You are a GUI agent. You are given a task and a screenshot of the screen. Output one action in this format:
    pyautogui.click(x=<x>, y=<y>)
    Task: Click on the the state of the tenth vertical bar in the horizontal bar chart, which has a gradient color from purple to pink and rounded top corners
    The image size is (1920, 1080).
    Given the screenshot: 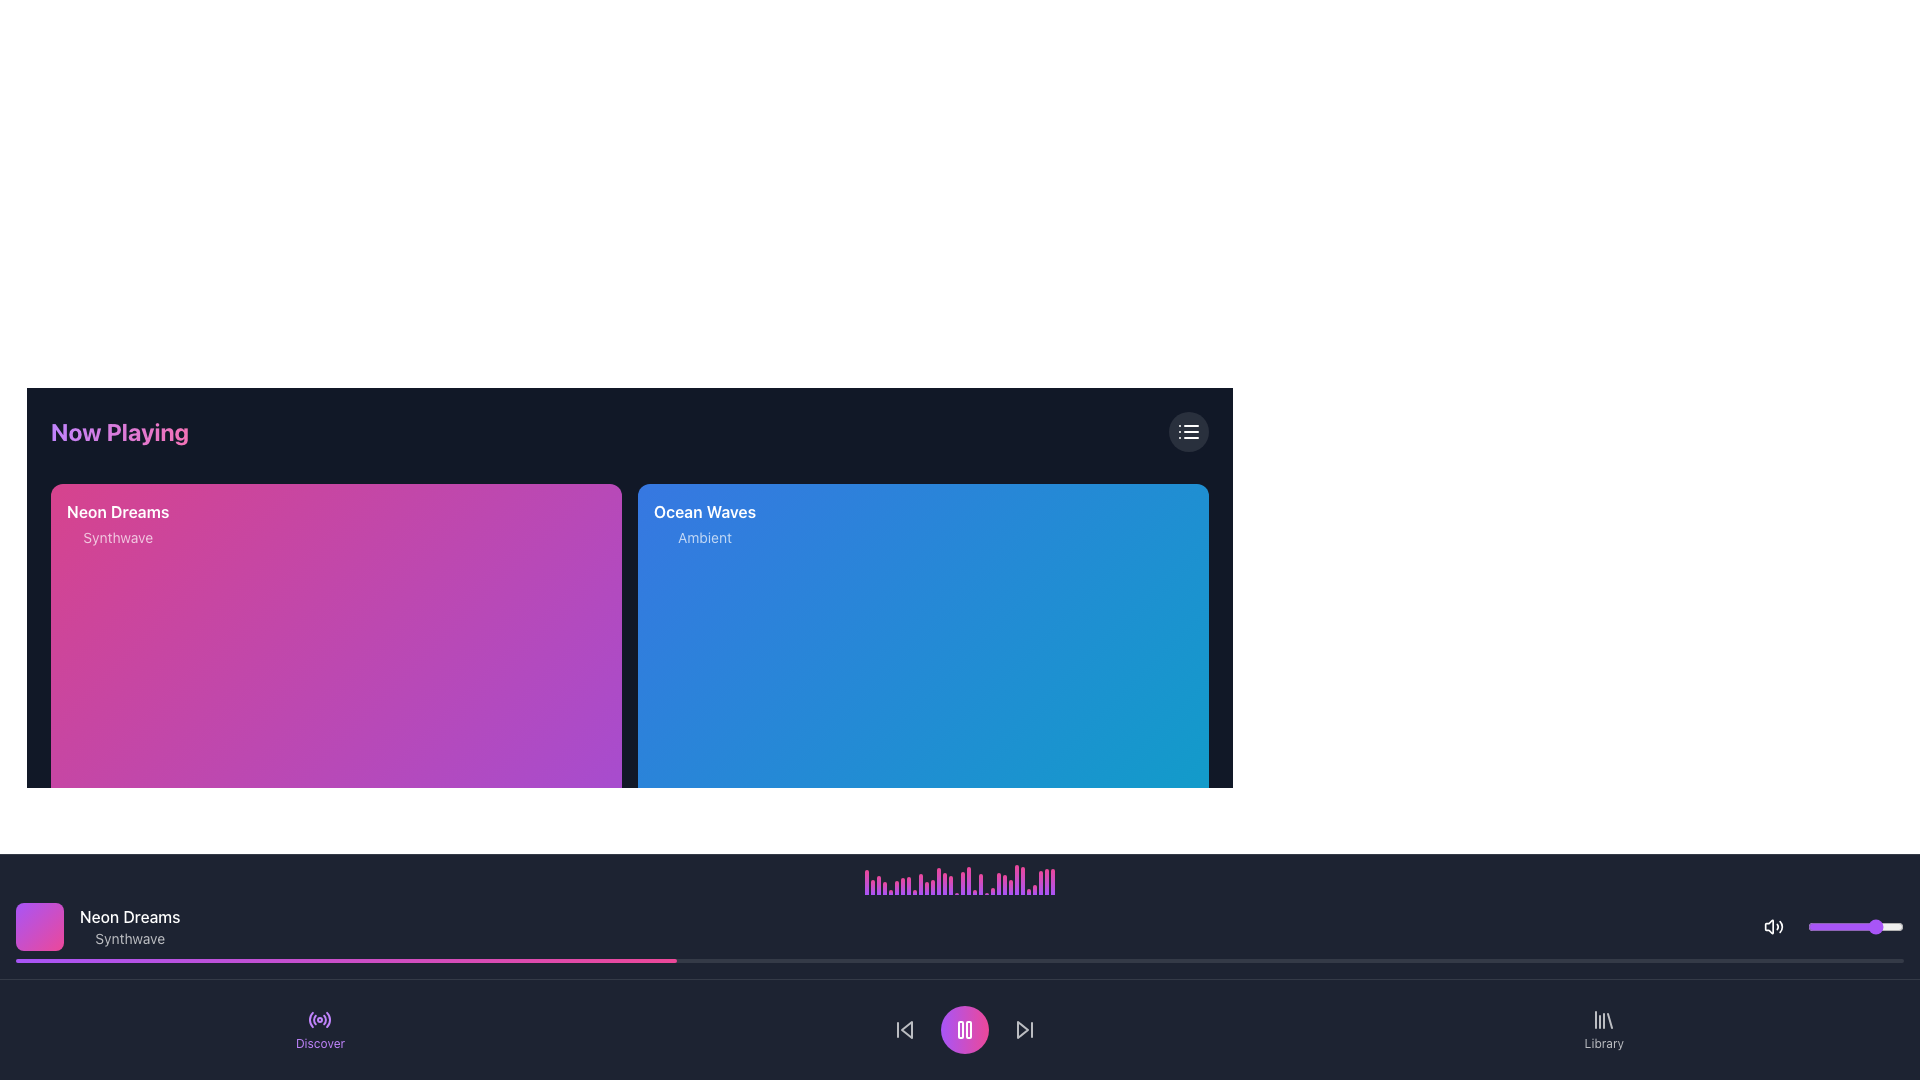 What is the action you would take?
    pyautogui.click(x=920, y=883)
    